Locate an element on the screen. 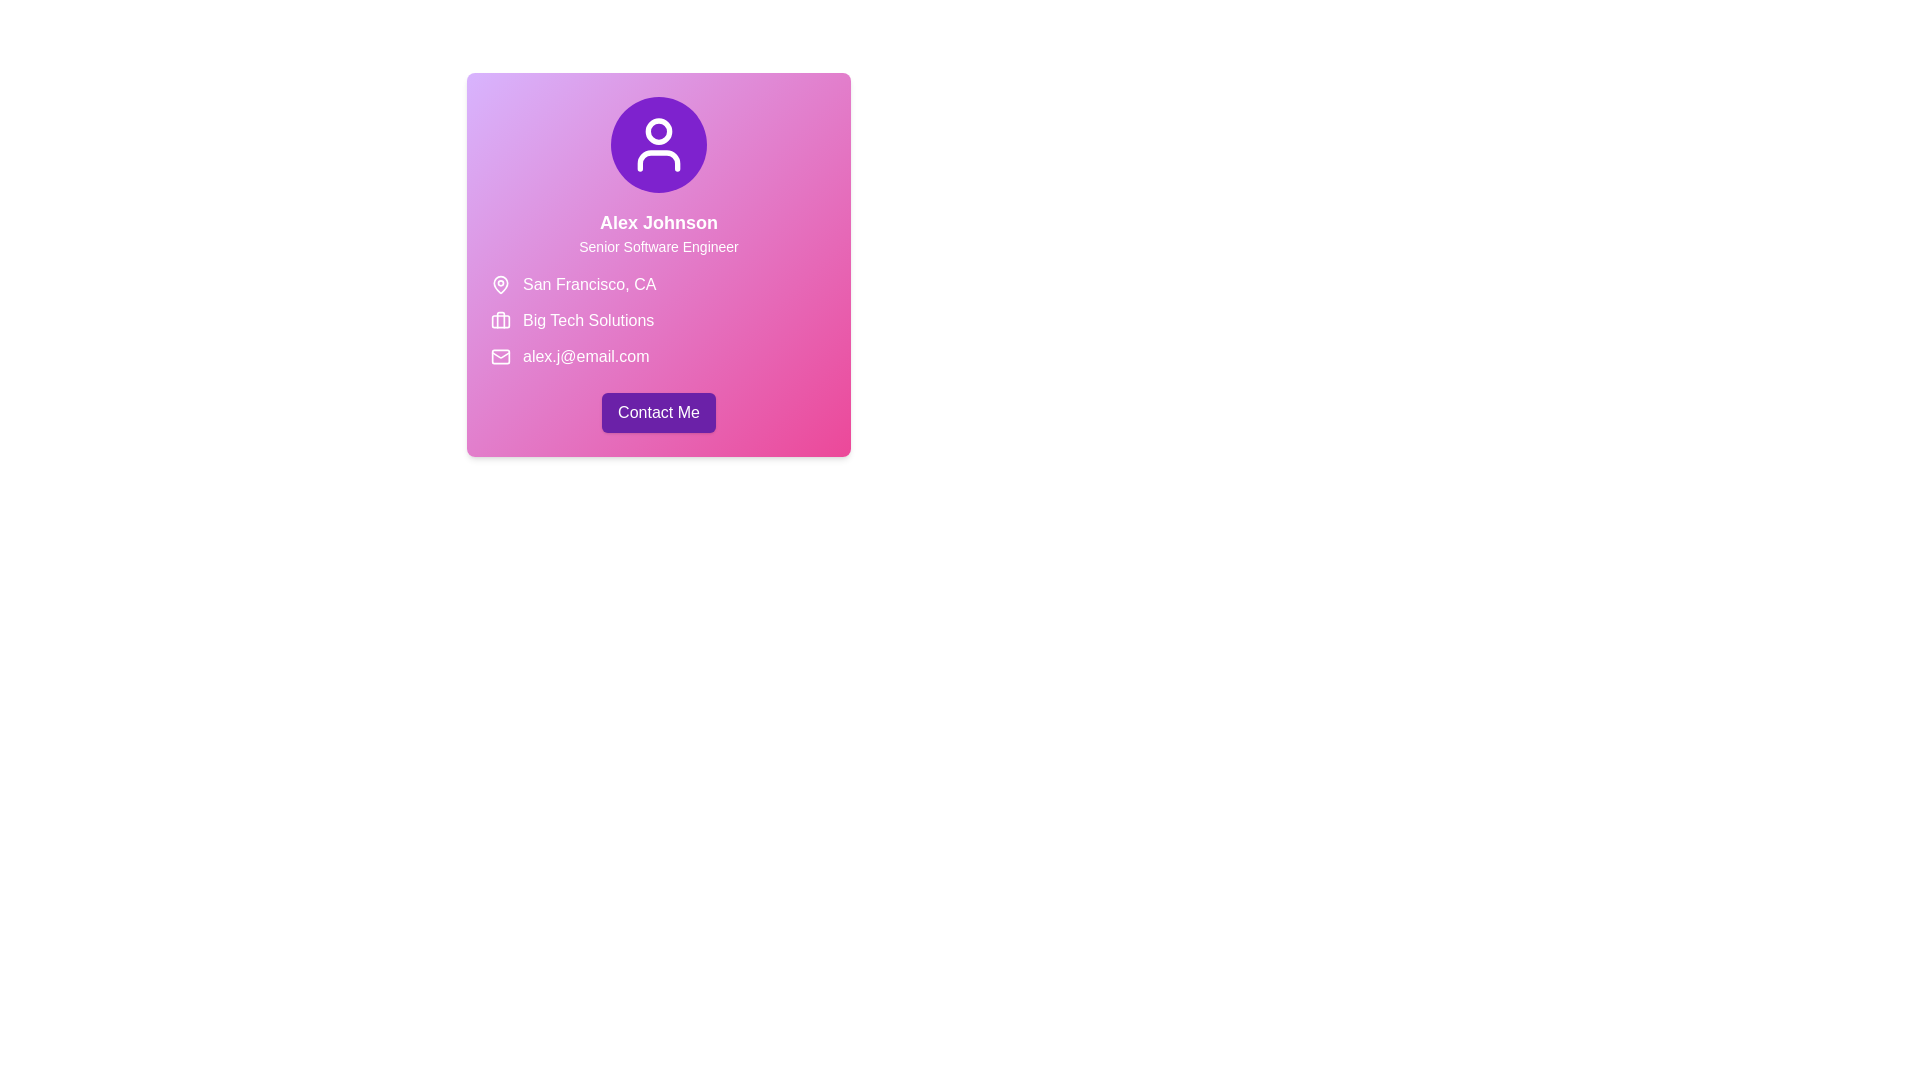 Image resolution: width=1920 pixels, height=1080 pixels. the graphical marker icon indicating location information next to the text 'San Francisco, CA' in the user card layout is located at coordinates (500, 284).